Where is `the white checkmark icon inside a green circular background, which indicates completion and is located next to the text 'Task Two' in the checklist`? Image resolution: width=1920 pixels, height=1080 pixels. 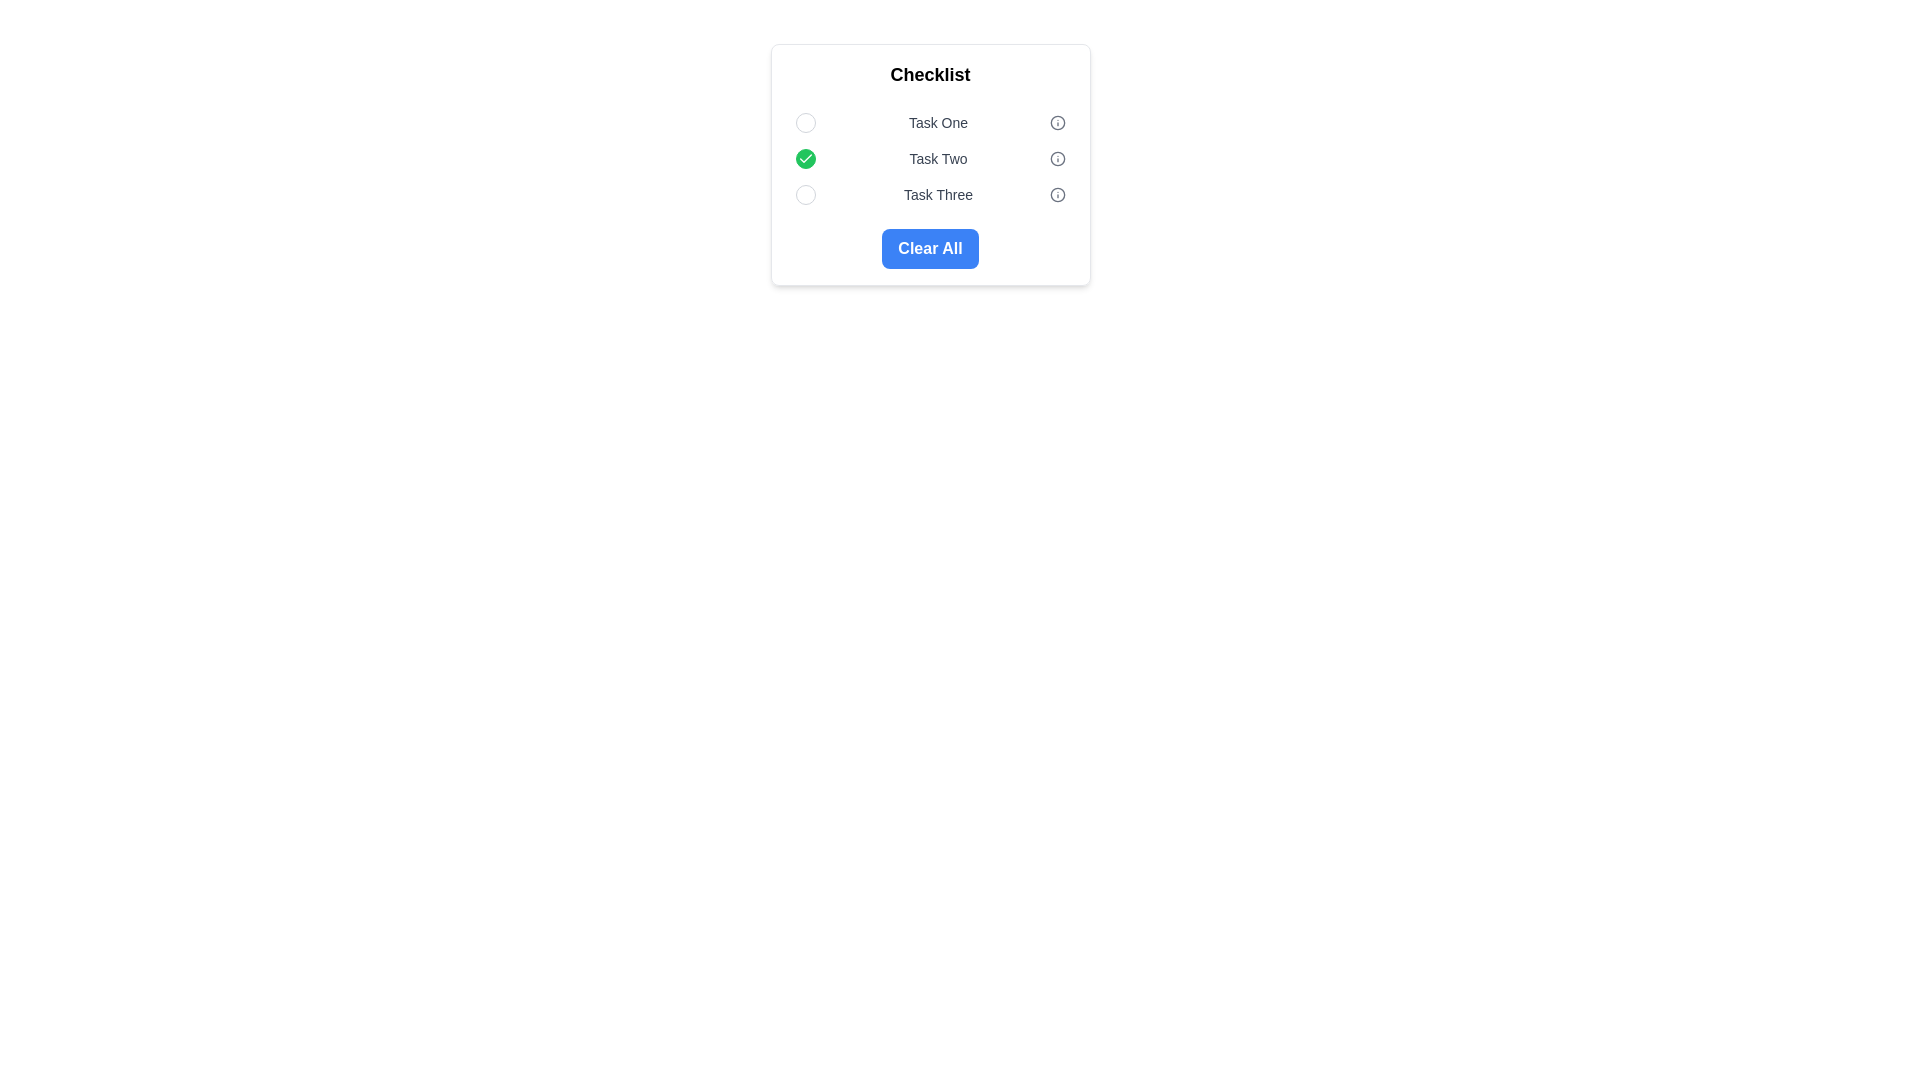
the white checkmark icon inside a green circular background, which indicates completion and is located next to the text 'Task Two' in the checklist is located at coordinates (805, 157).